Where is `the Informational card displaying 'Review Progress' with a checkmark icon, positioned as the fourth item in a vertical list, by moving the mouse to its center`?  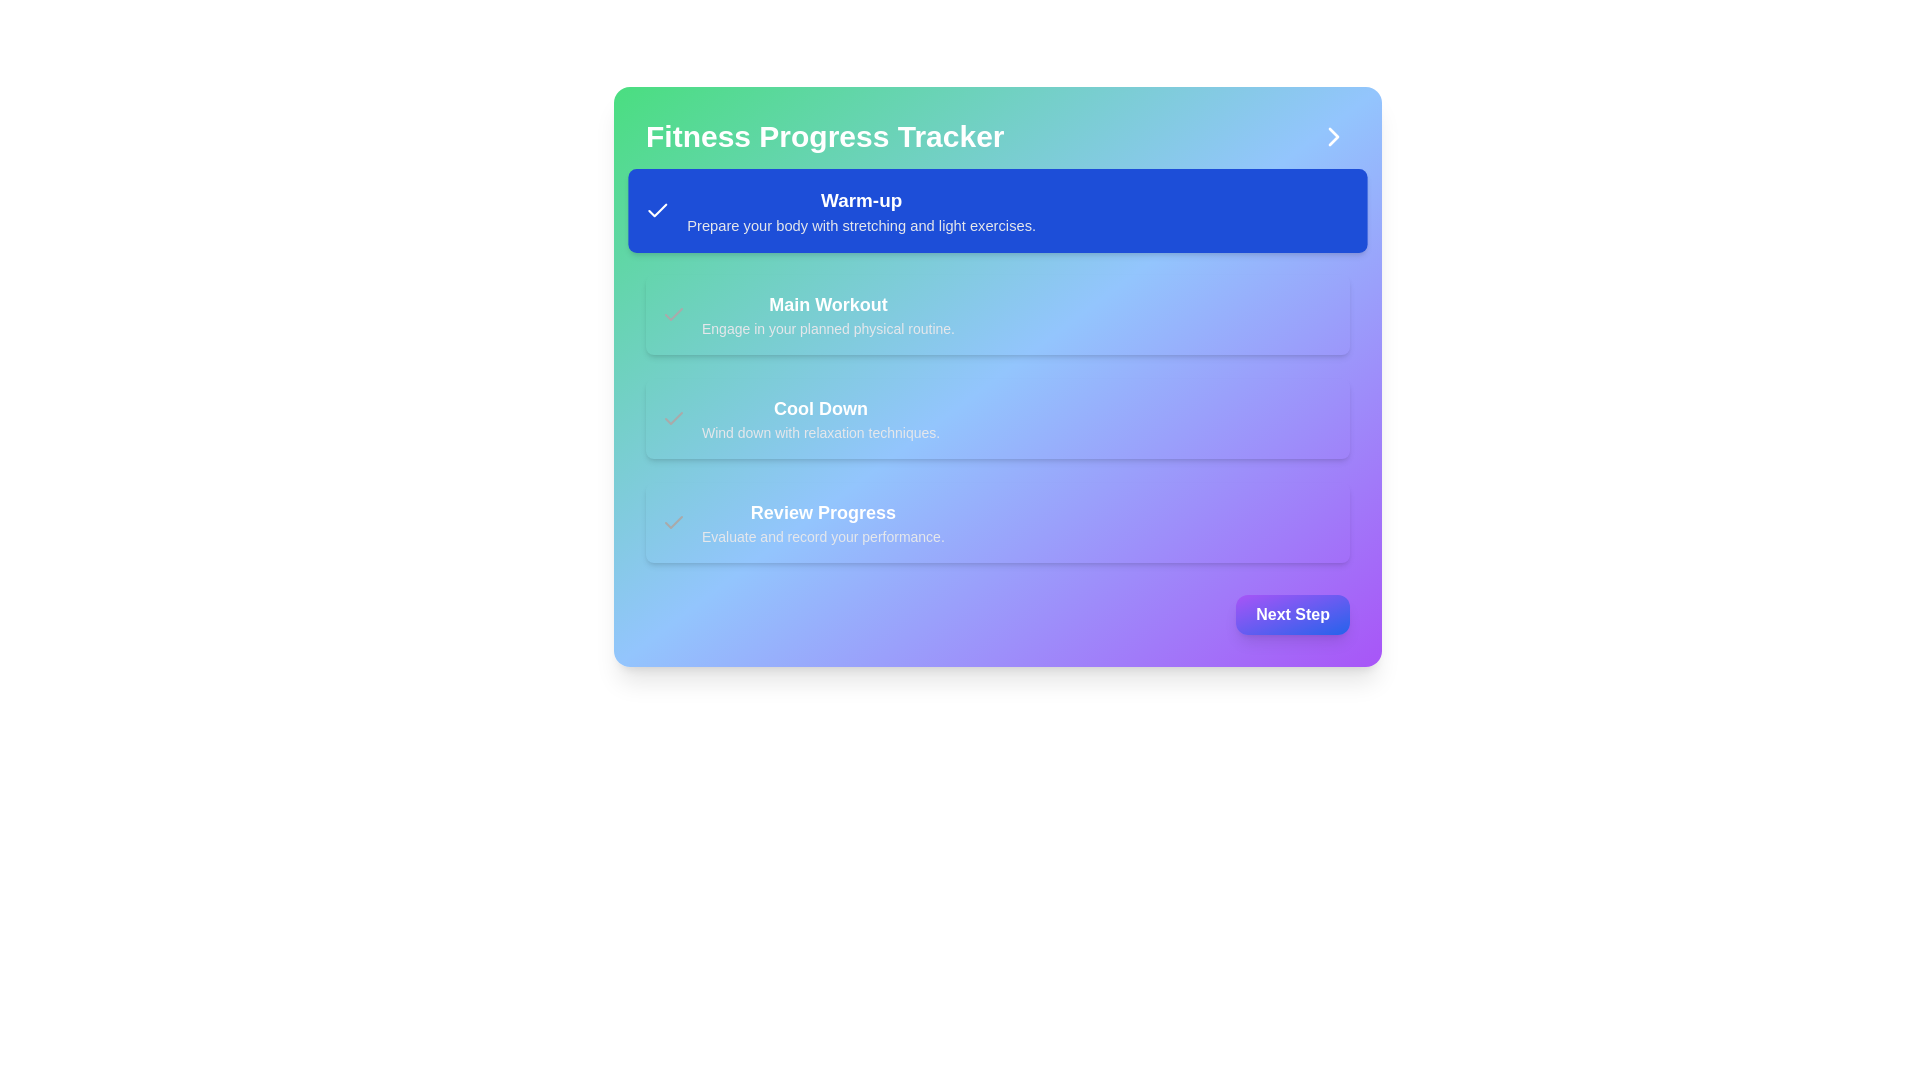
the Informational card displaying 'Review Progress' with a checkmark icon, positioned as the fourth item in a vertical list, by moving the mouse to its center is located at coordinates (998, 522).